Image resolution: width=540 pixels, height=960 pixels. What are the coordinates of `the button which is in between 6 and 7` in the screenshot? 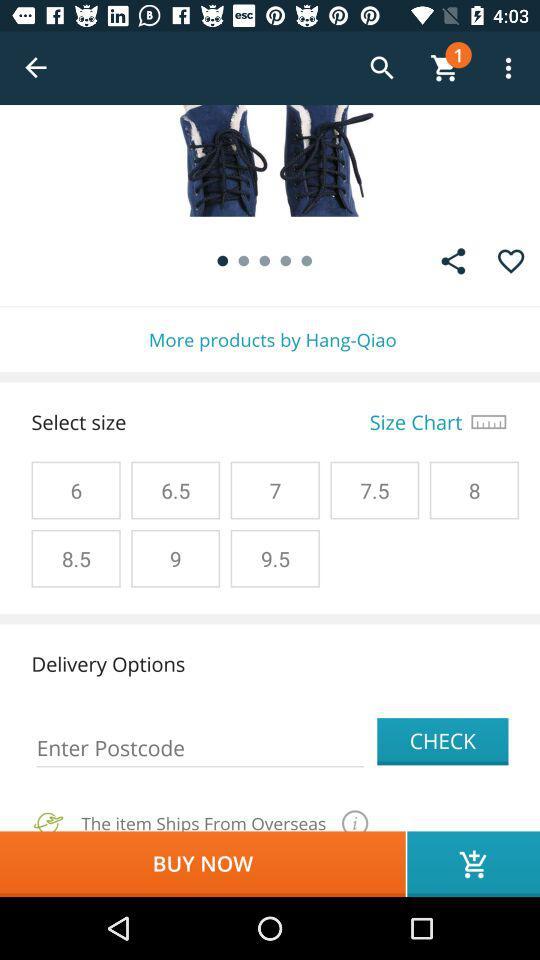 It's located at (175, 489).